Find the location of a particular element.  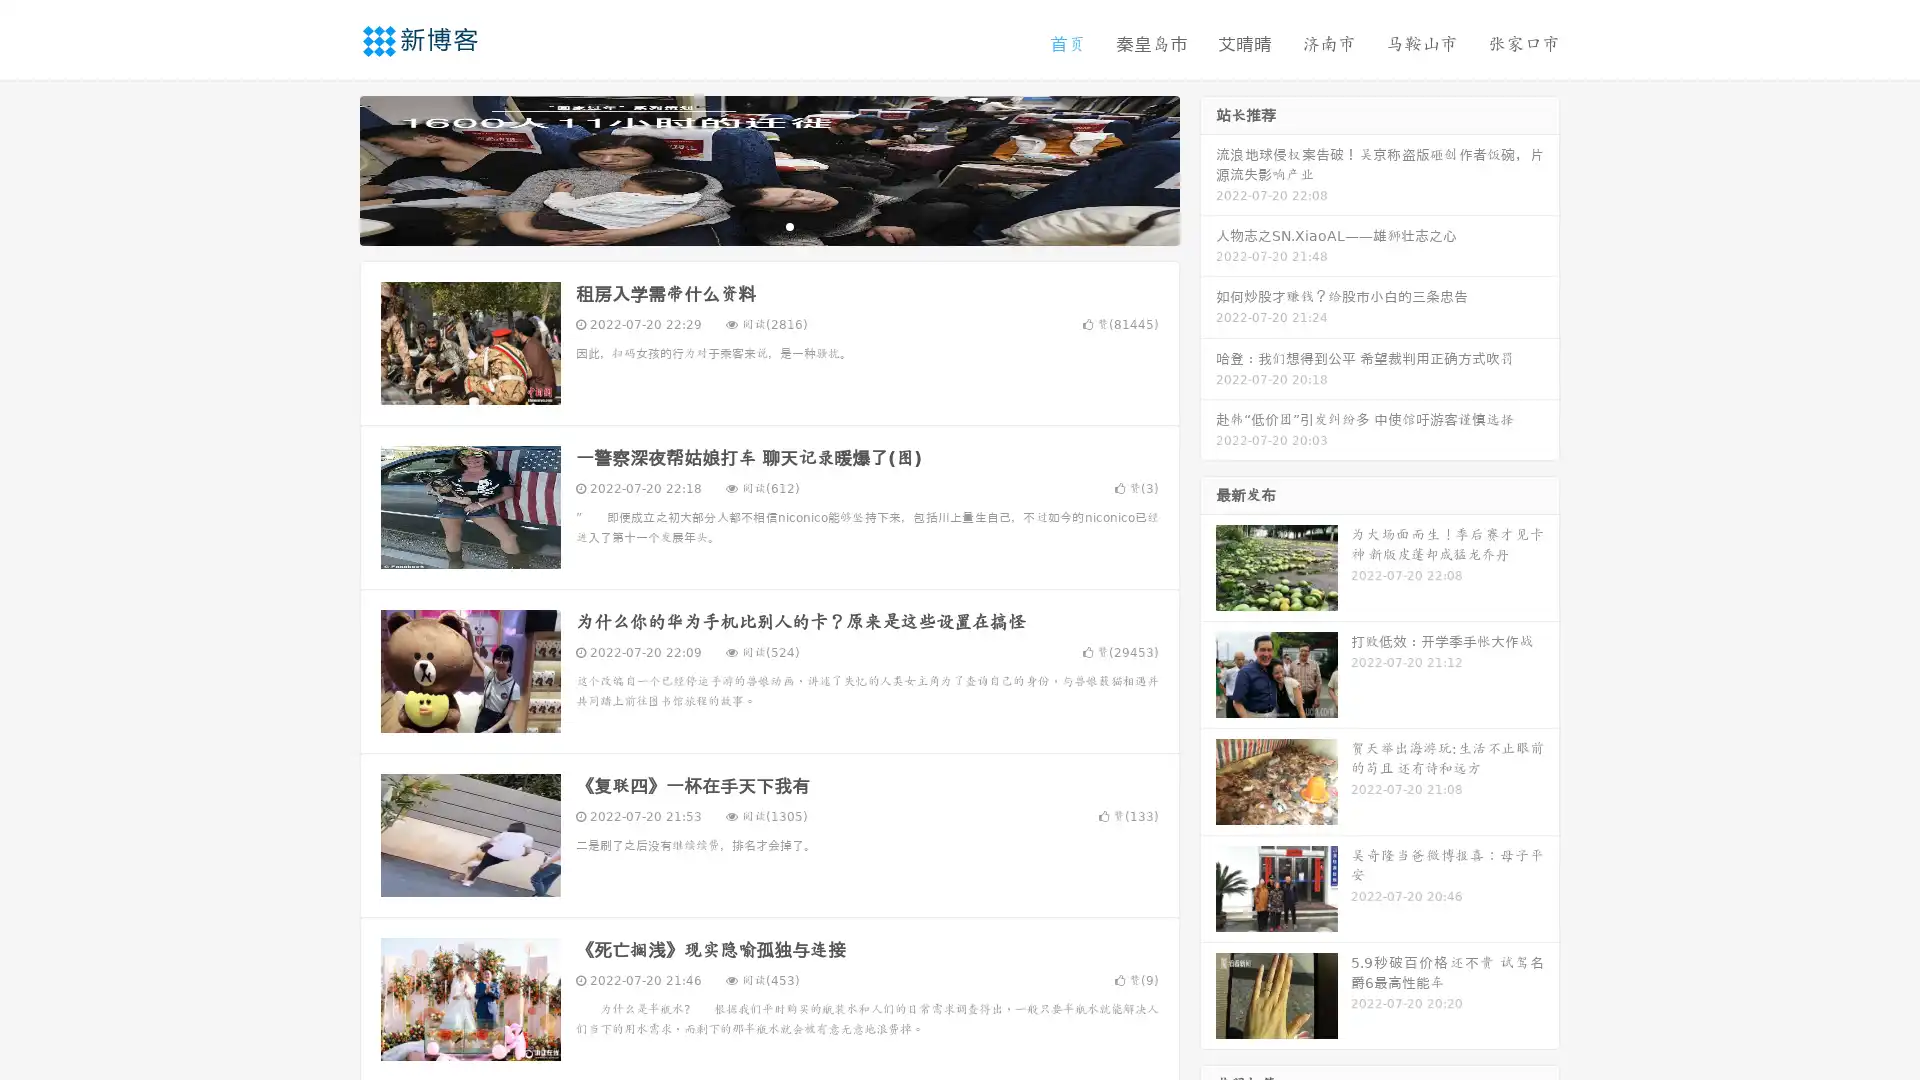

Go to slide 2 is located at coordinates (768, 225).